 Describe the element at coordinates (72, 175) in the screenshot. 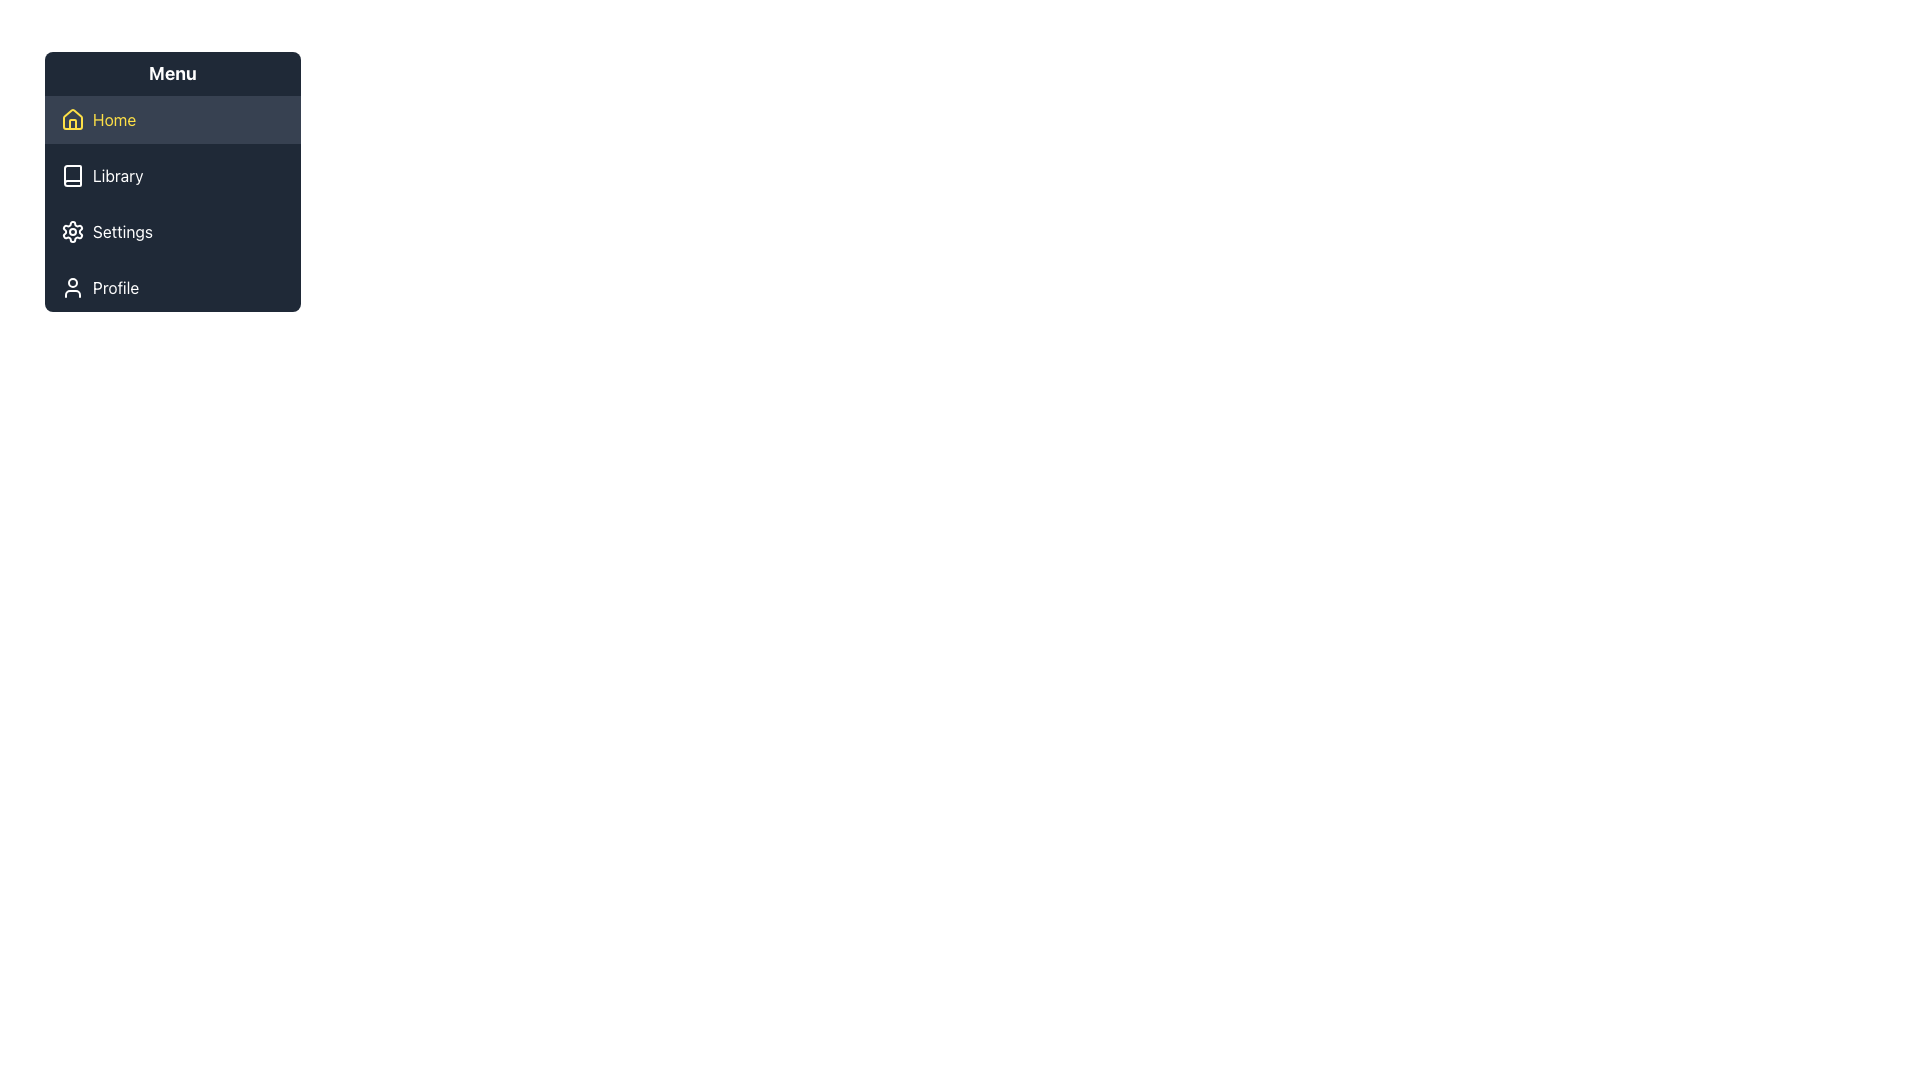

I see `around the decorative 'Library' icon located in the second option of the navigation menu, which is centrally aligned under the 'Library' label` at that location.